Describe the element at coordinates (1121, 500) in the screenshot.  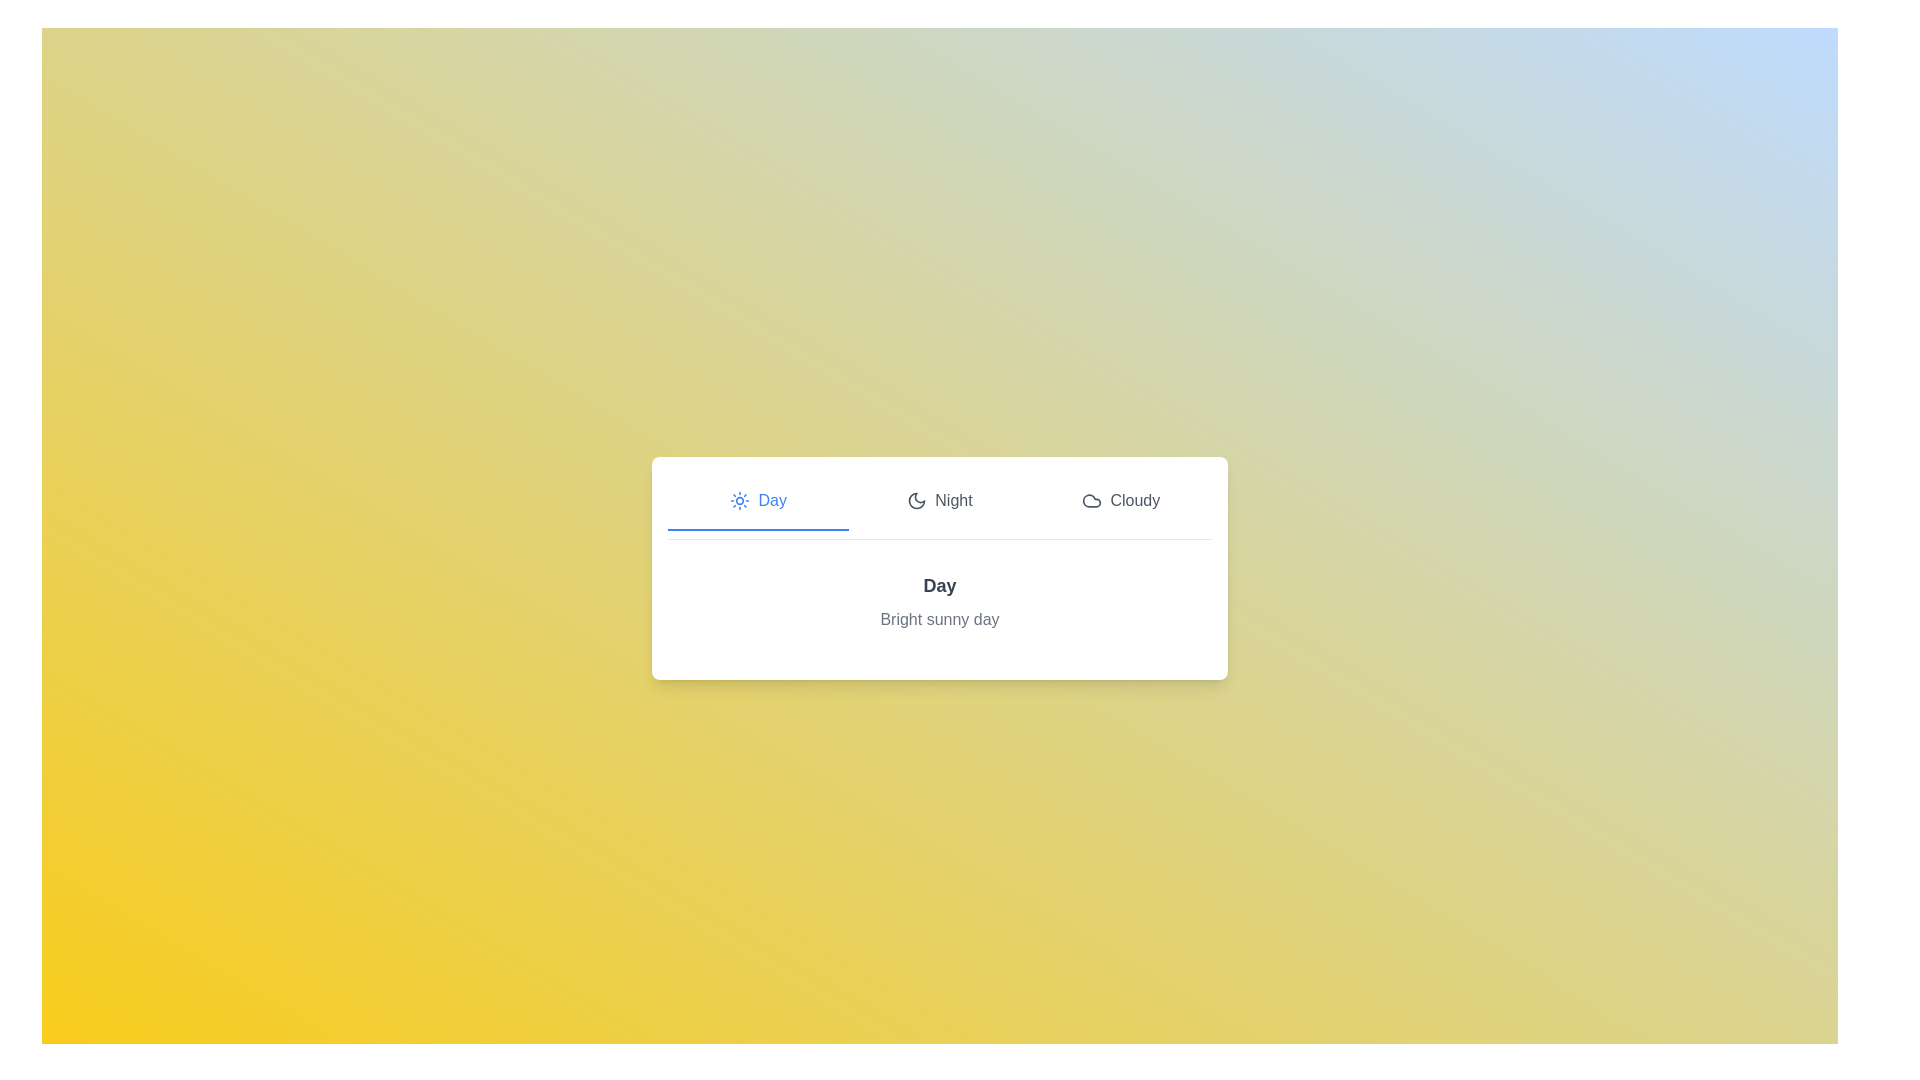
I see `the tab Cloudy to view its content` at that location.